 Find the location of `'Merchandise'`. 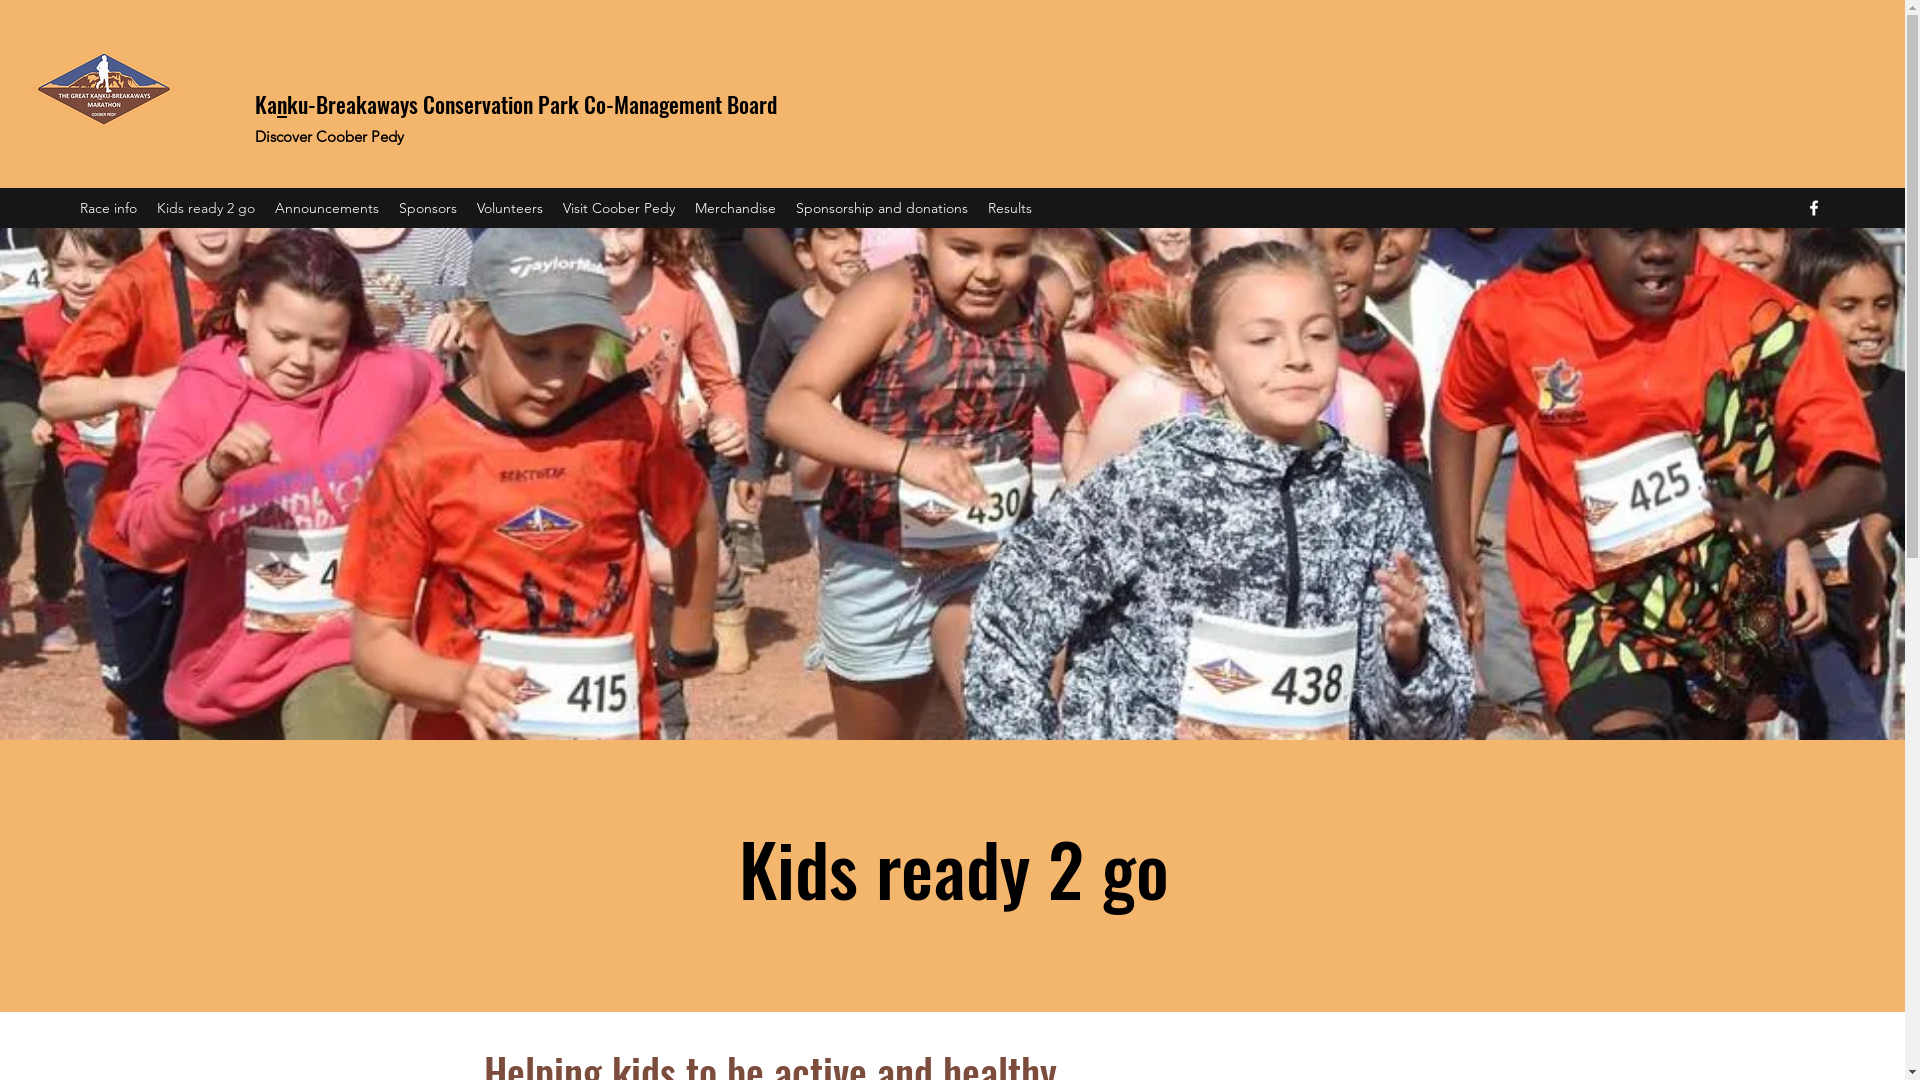

'Merchandise' is located at coordinates (734, 208).